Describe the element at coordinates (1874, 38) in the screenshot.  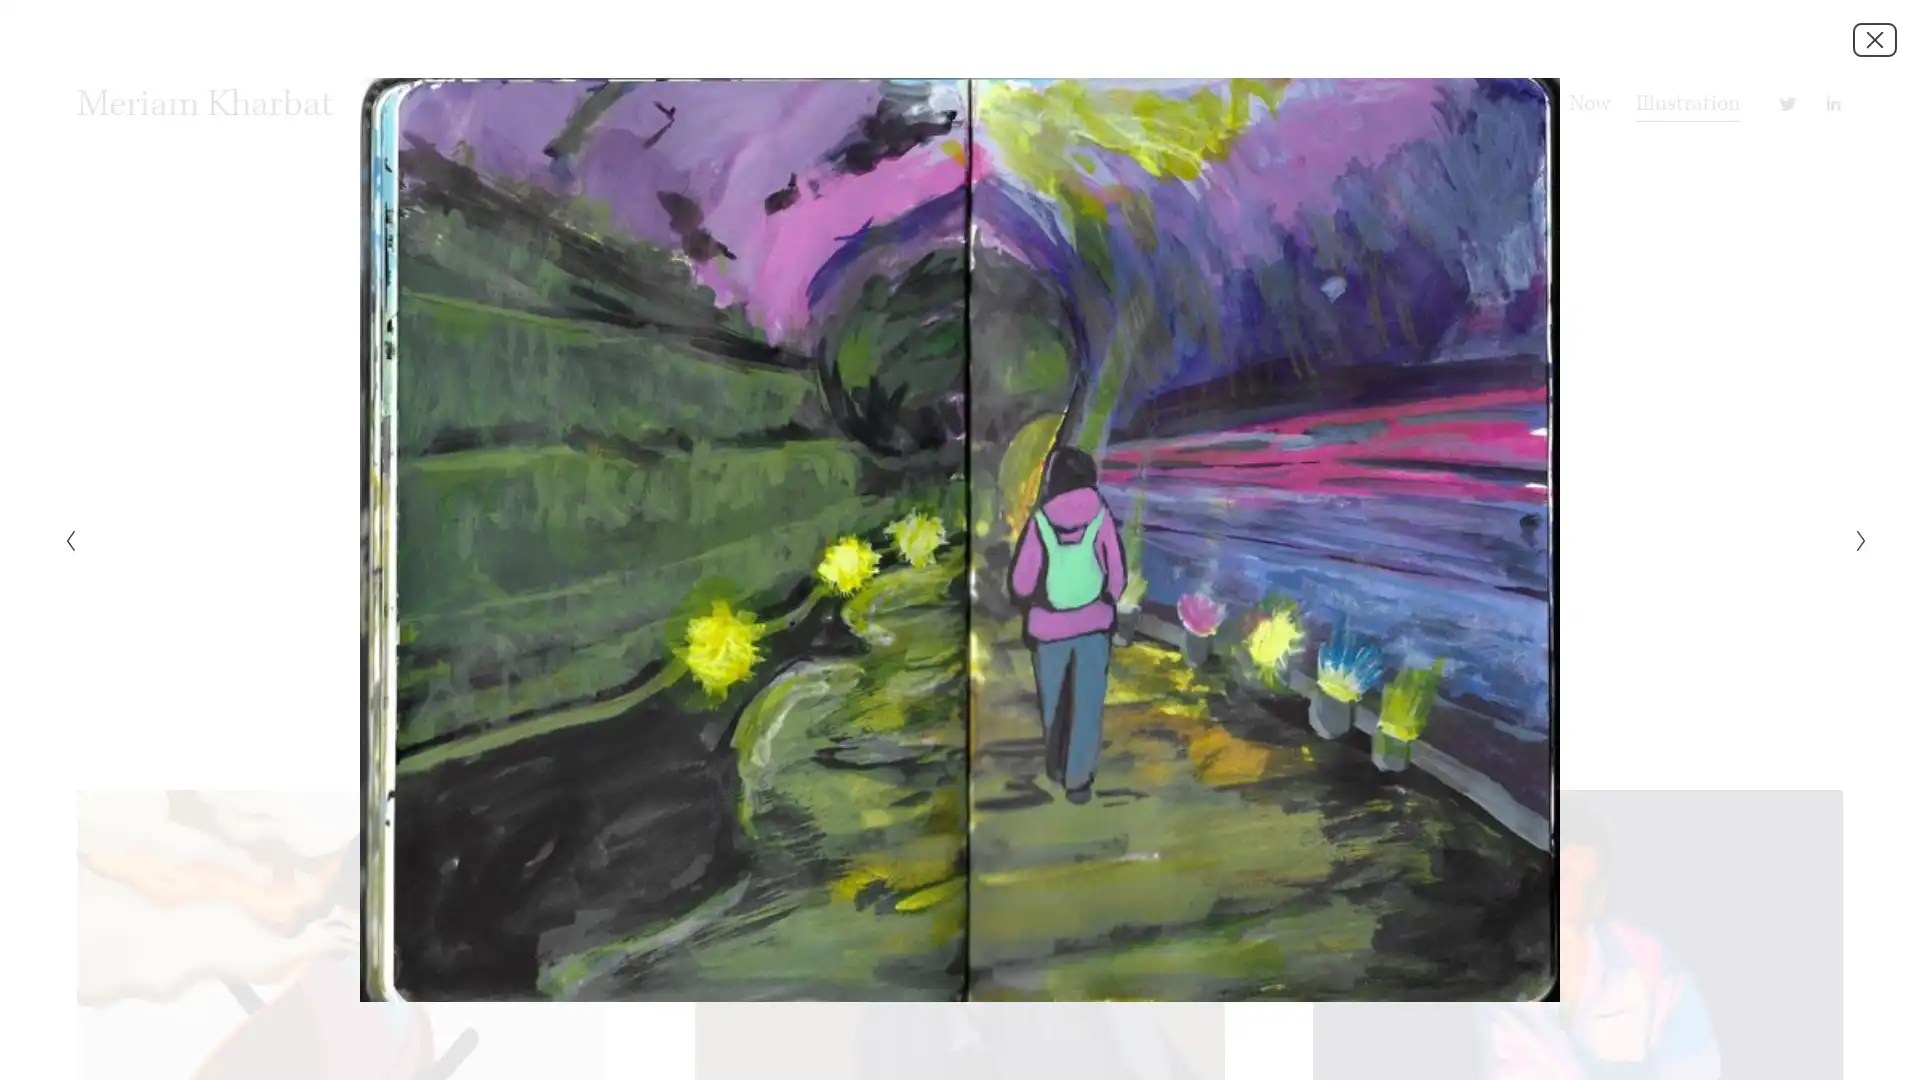
I see `Close` at that location.